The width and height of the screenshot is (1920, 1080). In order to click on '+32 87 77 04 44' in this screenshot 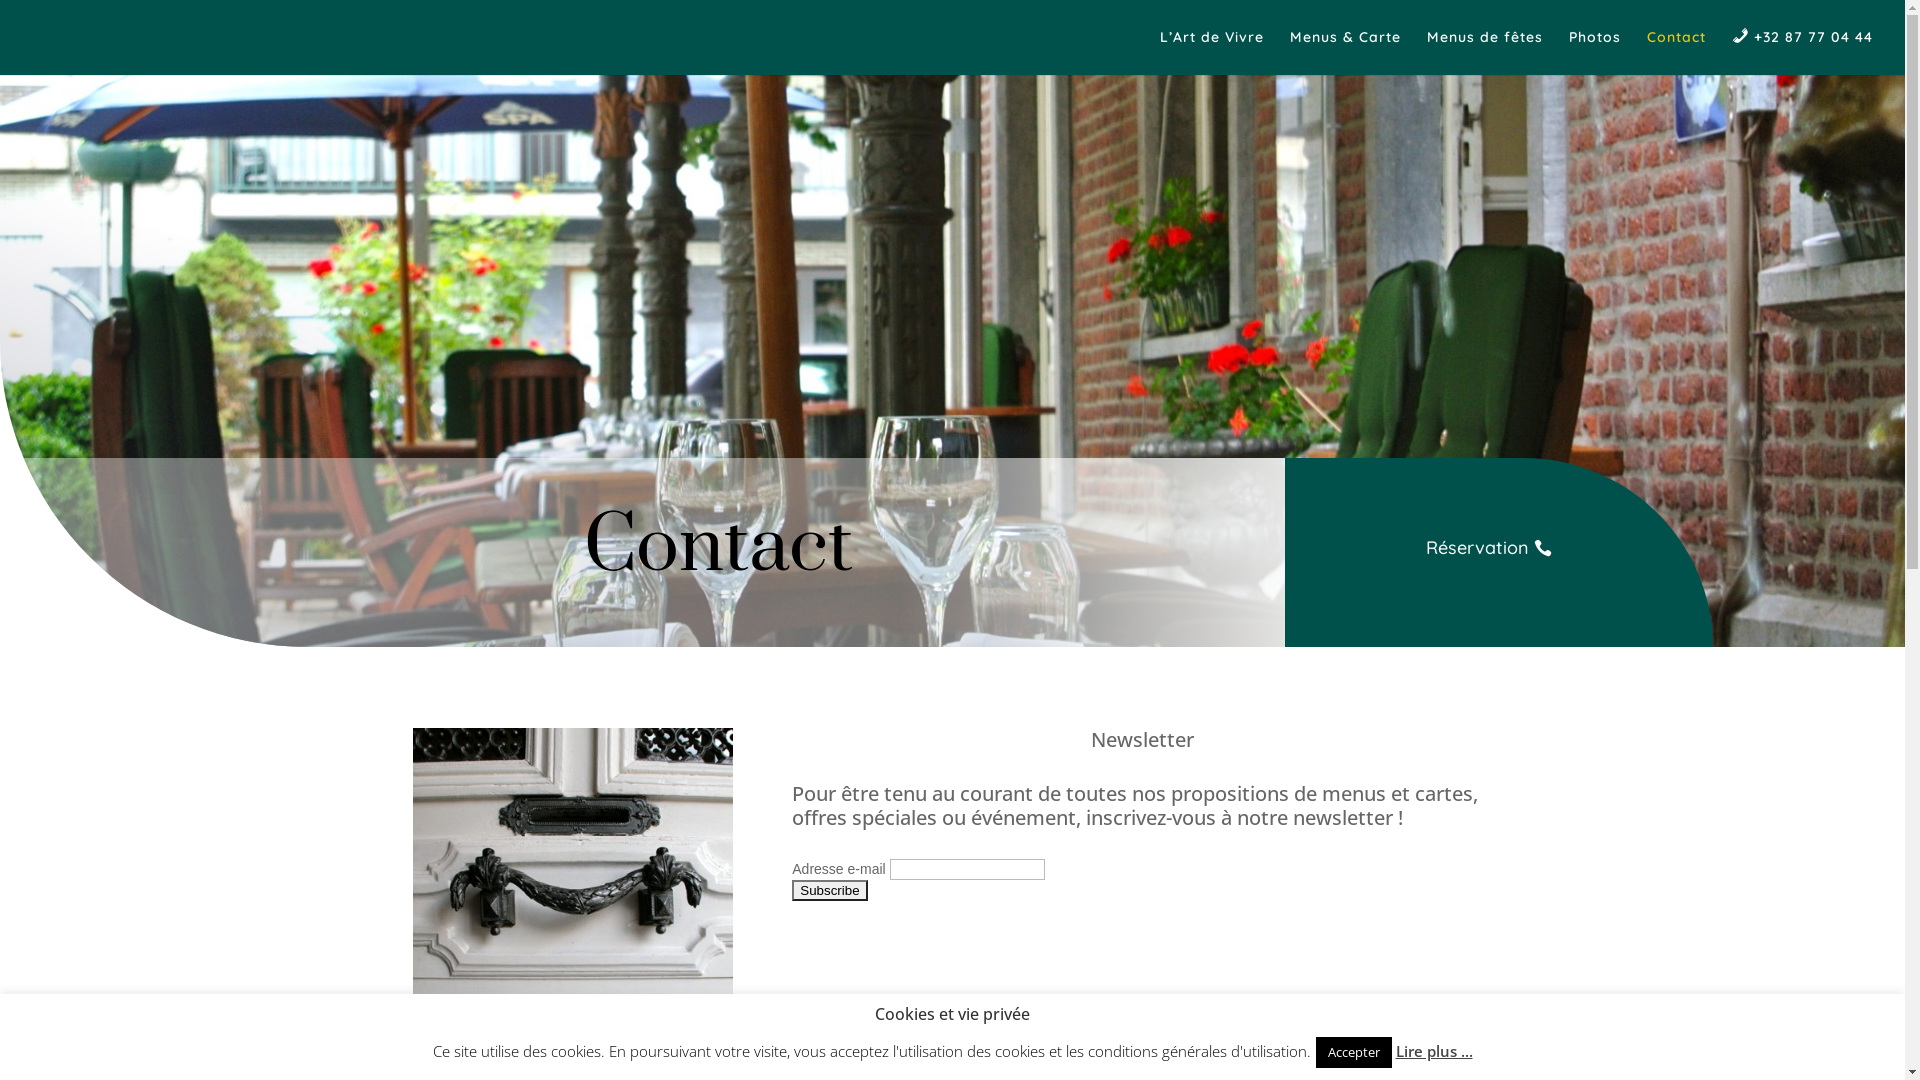, I will do `click(1802, 51)`.